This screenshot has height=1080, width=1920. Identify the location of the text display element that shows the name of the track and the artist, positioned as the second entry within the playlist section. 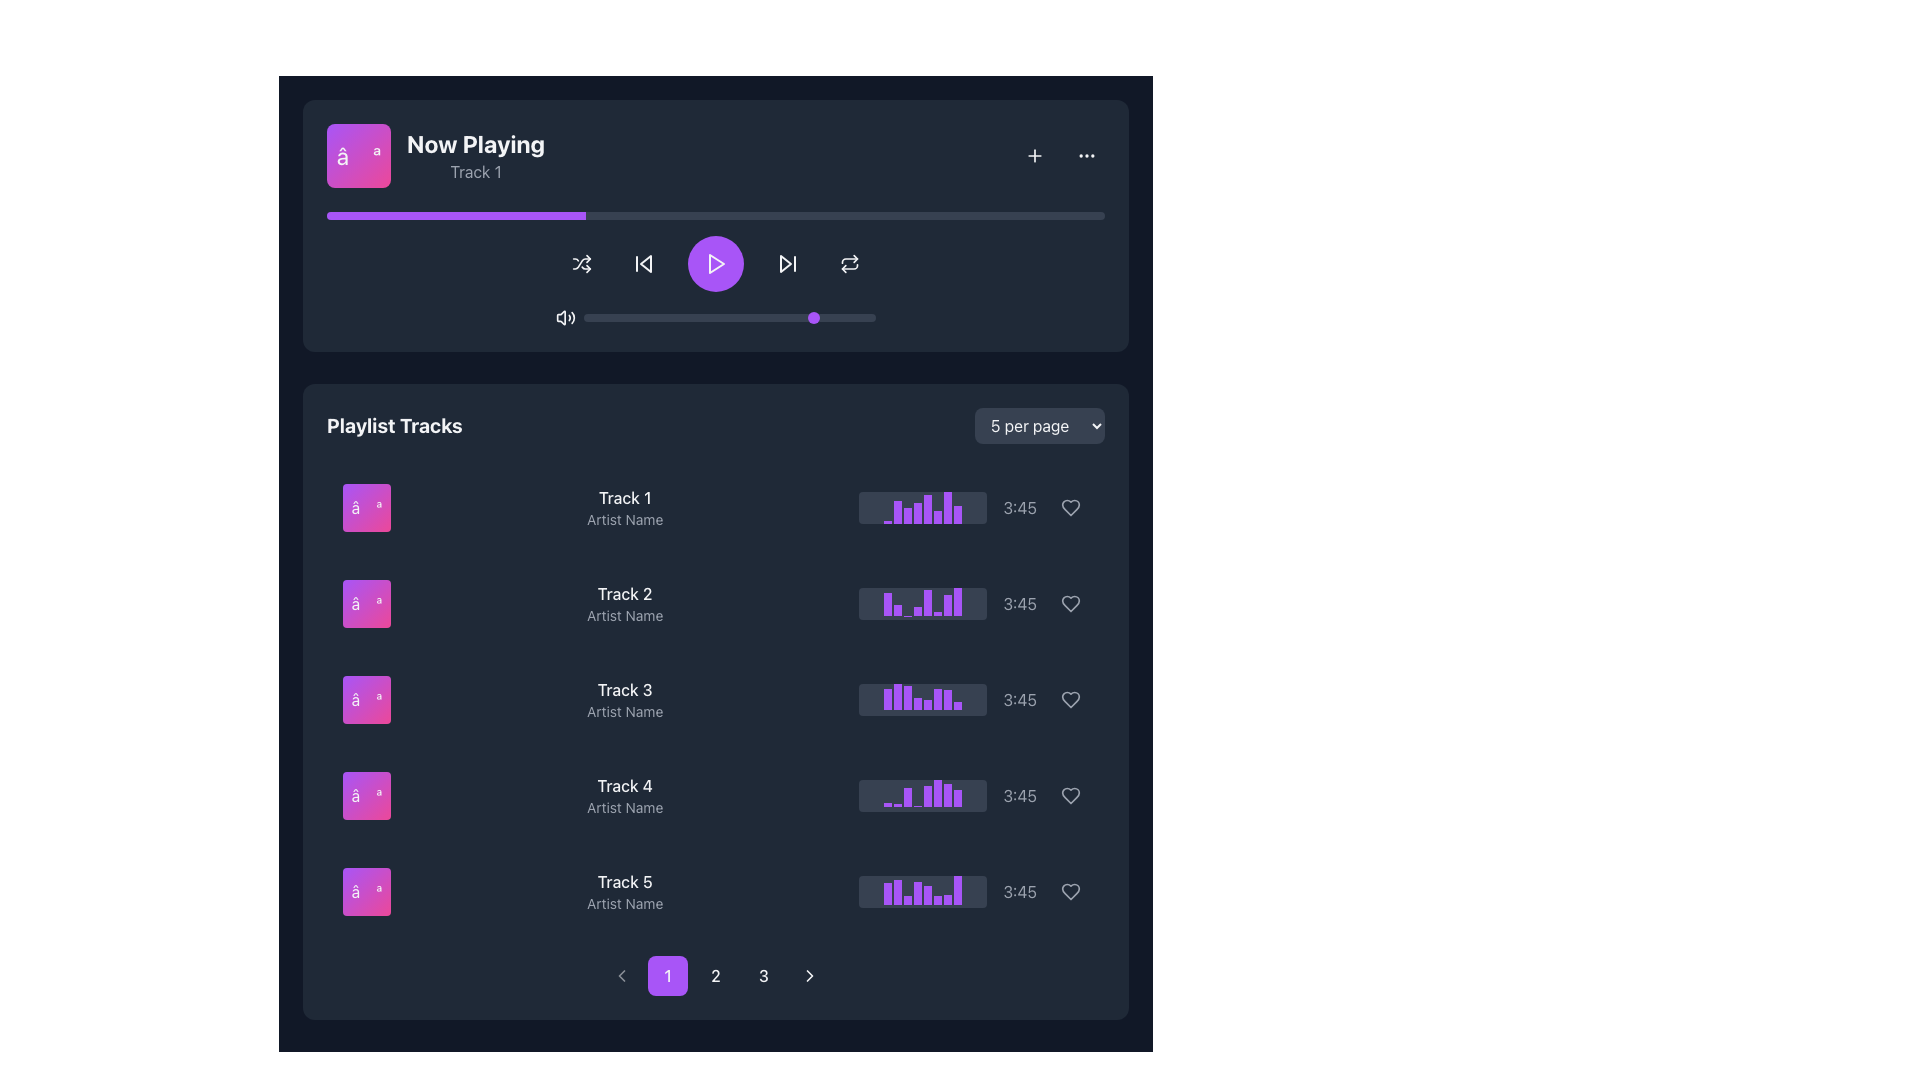
(624, 603).